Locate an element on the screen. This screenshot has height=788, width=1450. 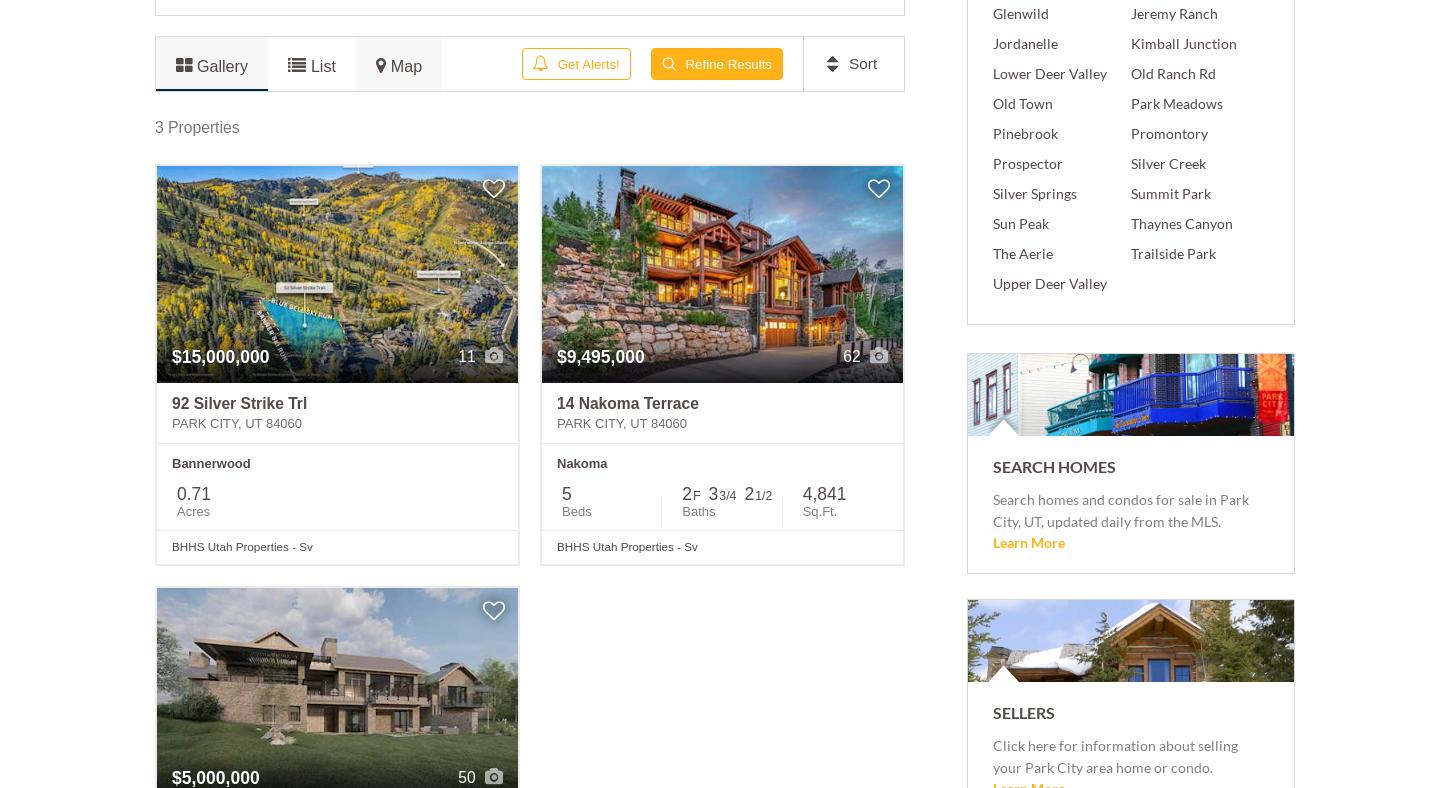
'0.71' is located at coordinates (193, 492).